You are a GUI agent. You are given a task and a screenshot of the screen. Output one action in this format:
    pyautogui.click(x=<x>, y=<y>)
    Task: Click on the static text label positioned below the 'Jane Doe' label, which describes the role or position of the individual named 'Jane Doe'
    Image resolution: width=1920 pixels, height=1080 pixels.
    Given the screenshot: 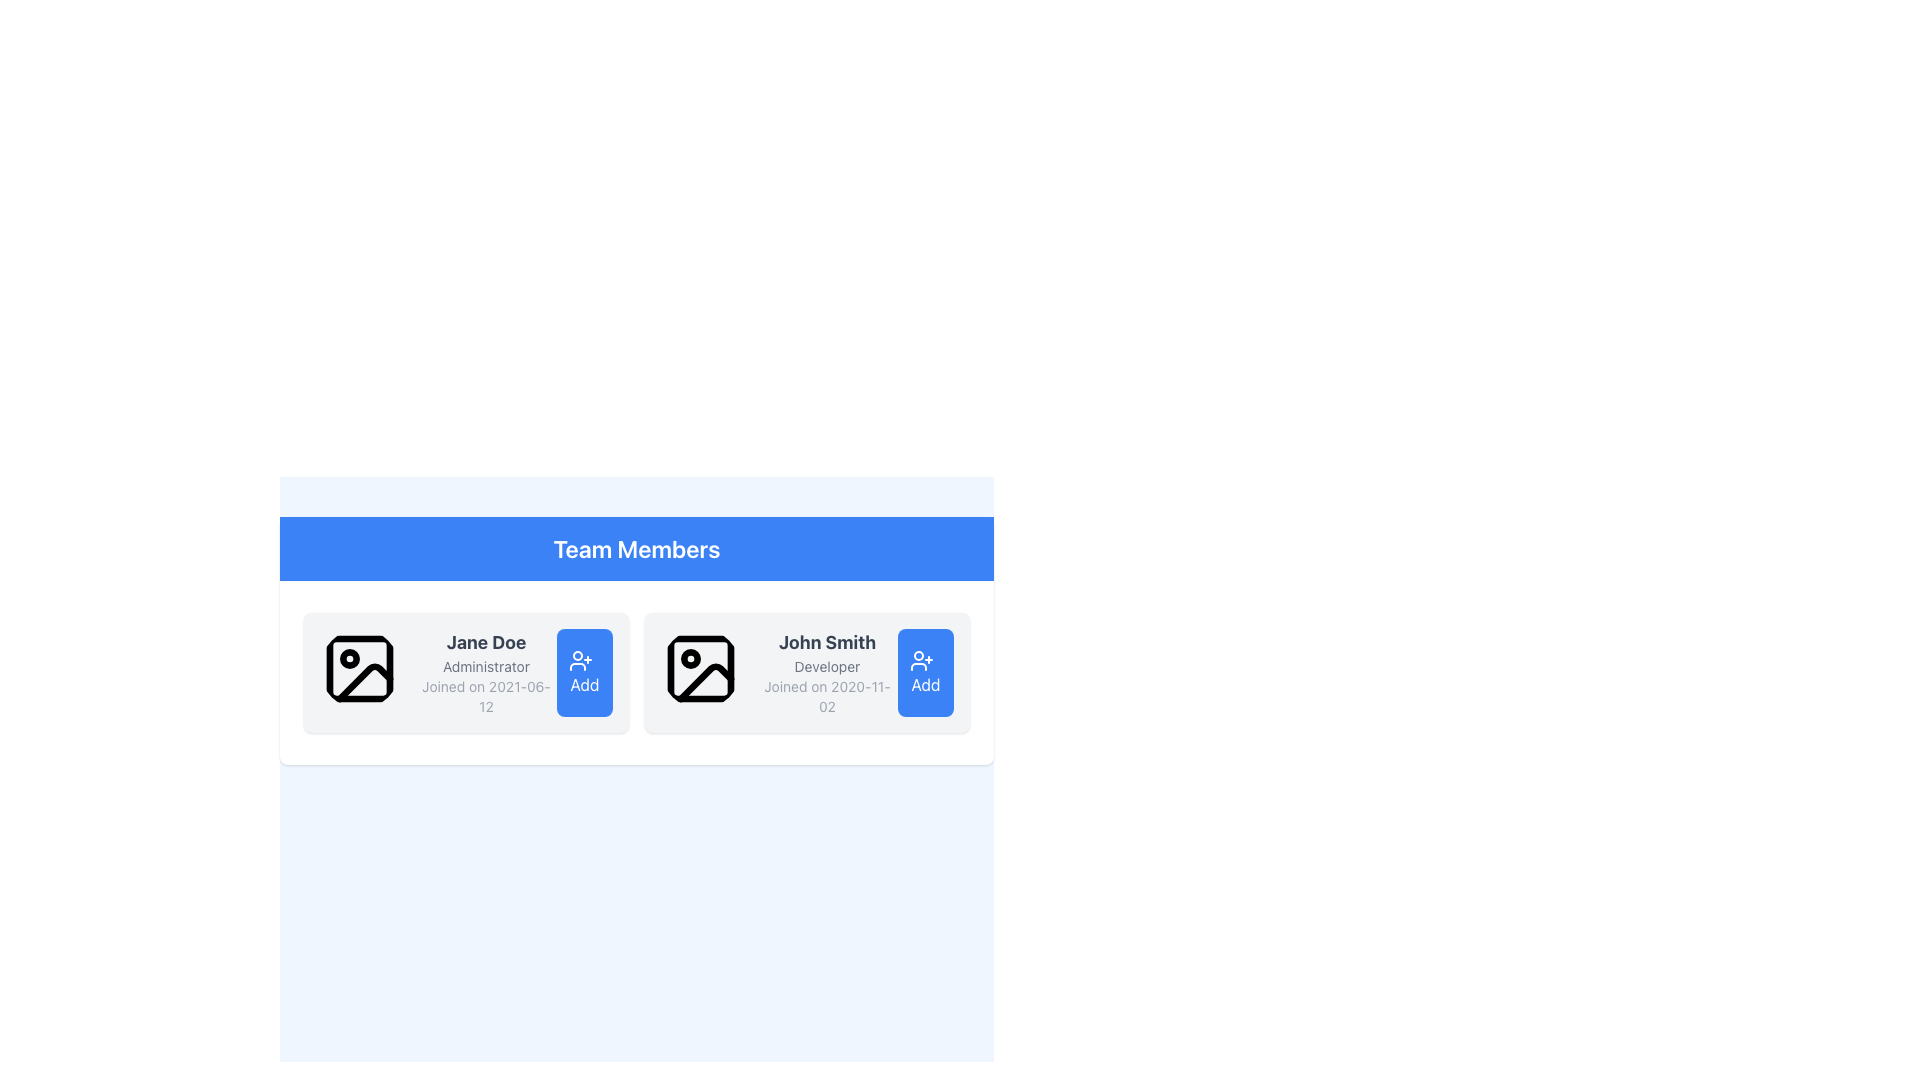 What is the action you would take?
    pyautogui.click(x=486, y=667)
    